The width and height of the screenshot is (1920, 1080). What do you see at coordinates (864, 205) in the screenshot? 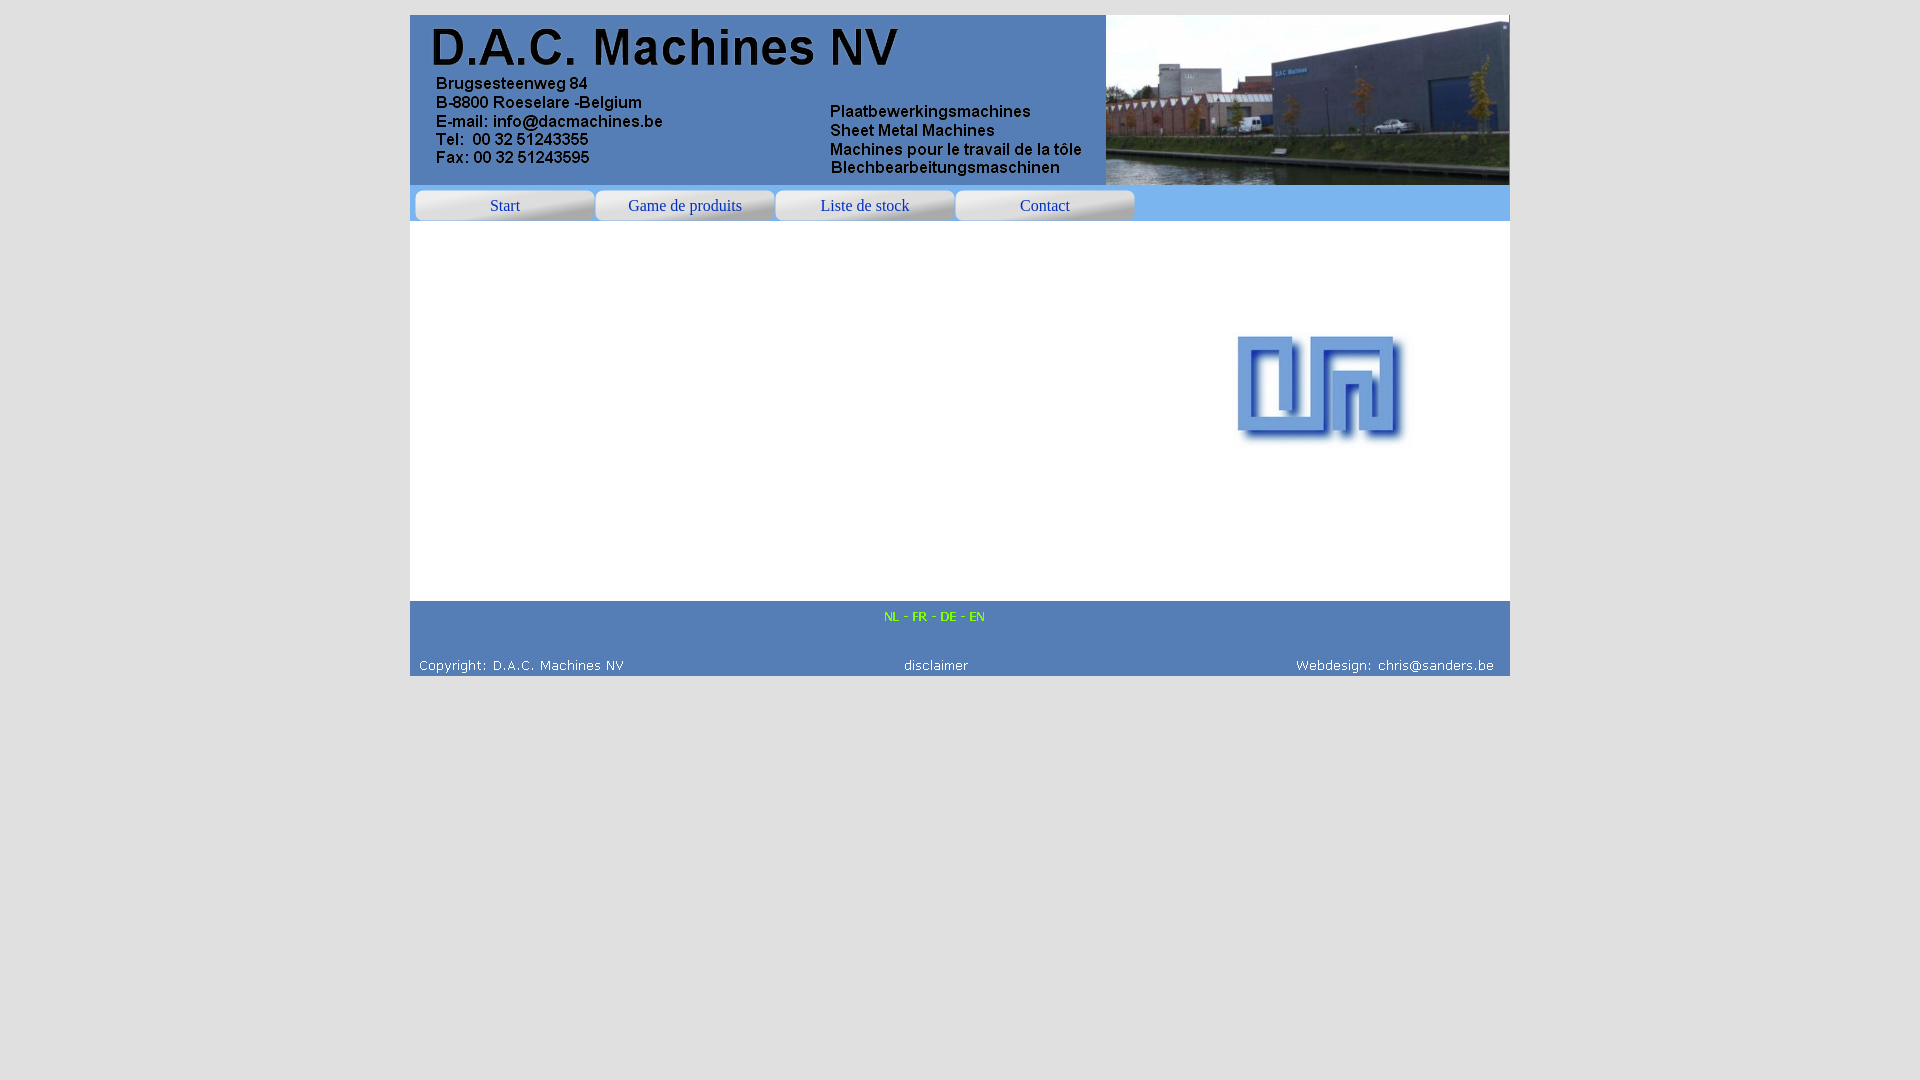
I see `'Liste de stock'` at bounding box center [864, 205].